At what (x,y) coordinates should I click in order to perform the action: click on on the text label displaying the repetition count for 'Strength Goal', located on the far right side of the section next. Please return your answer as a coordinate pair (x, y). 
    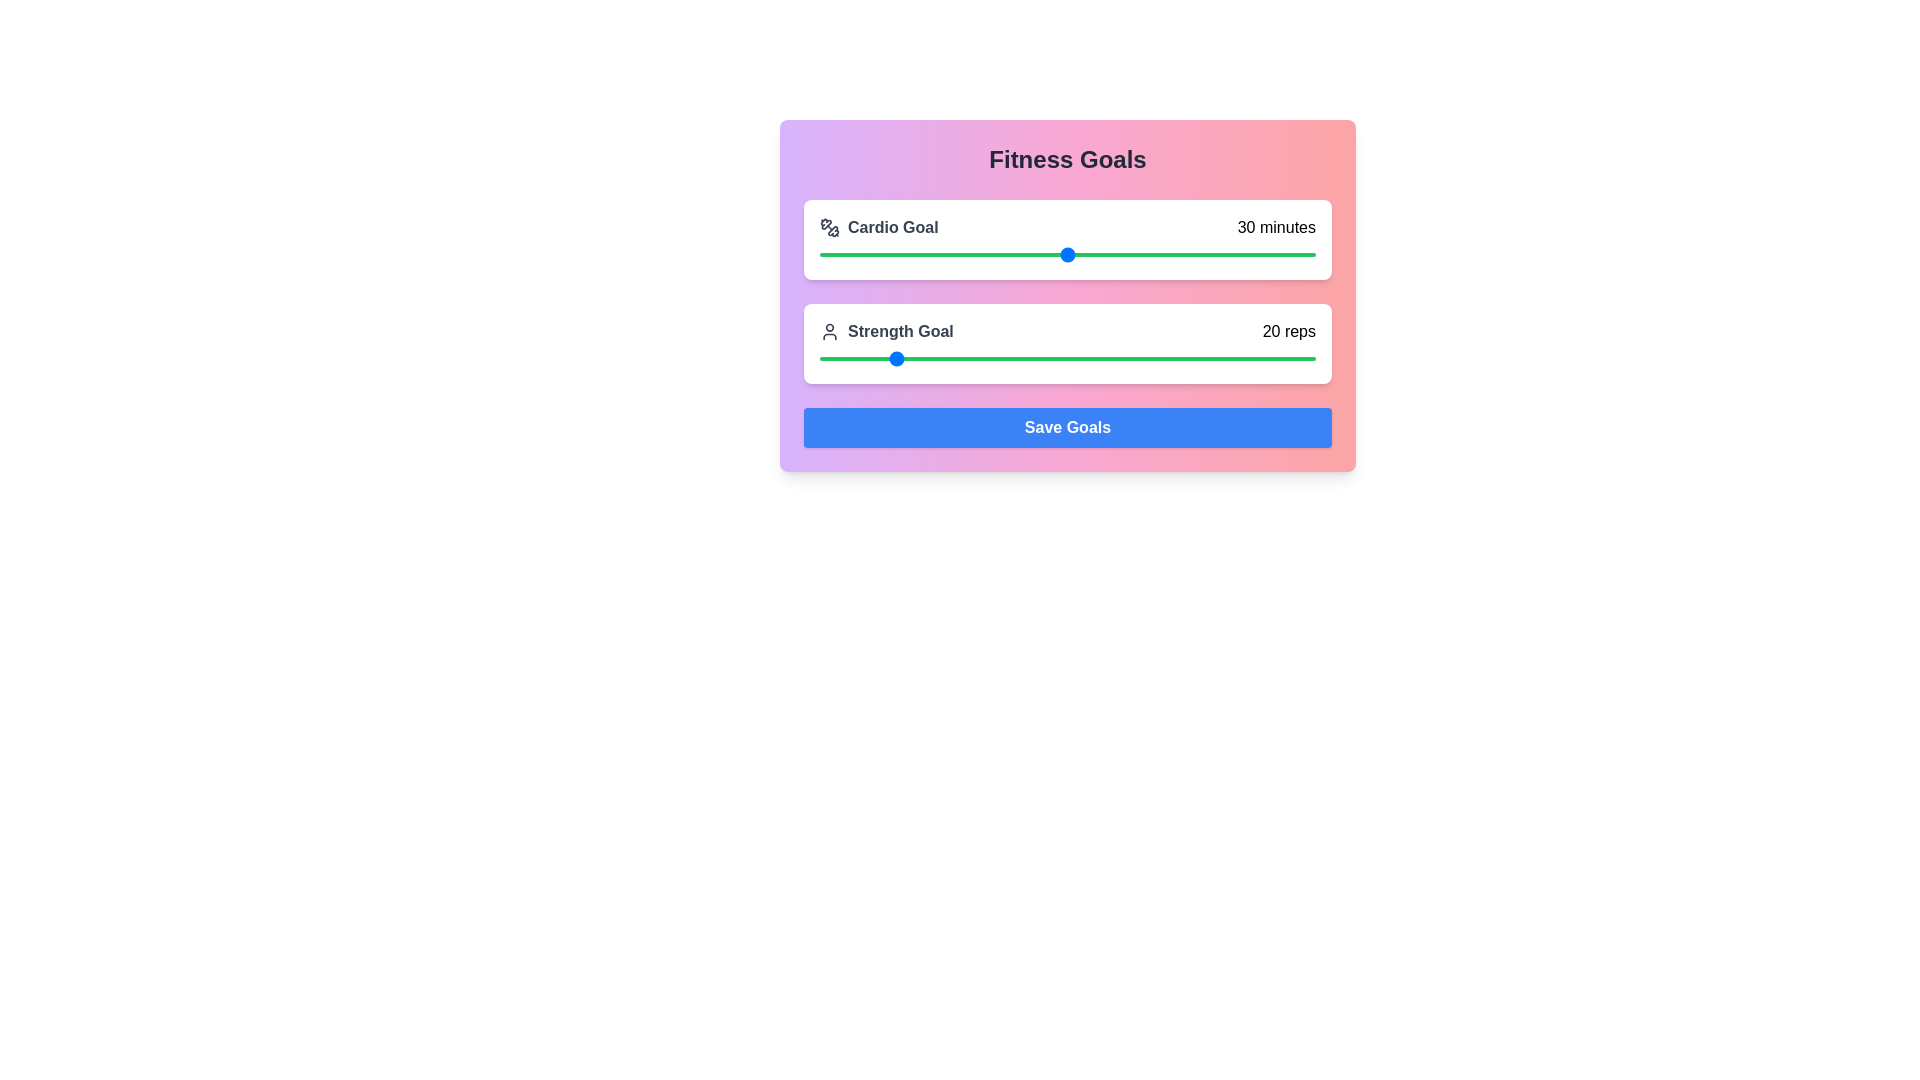
    Looking at the image, I should click on (1289, 330).